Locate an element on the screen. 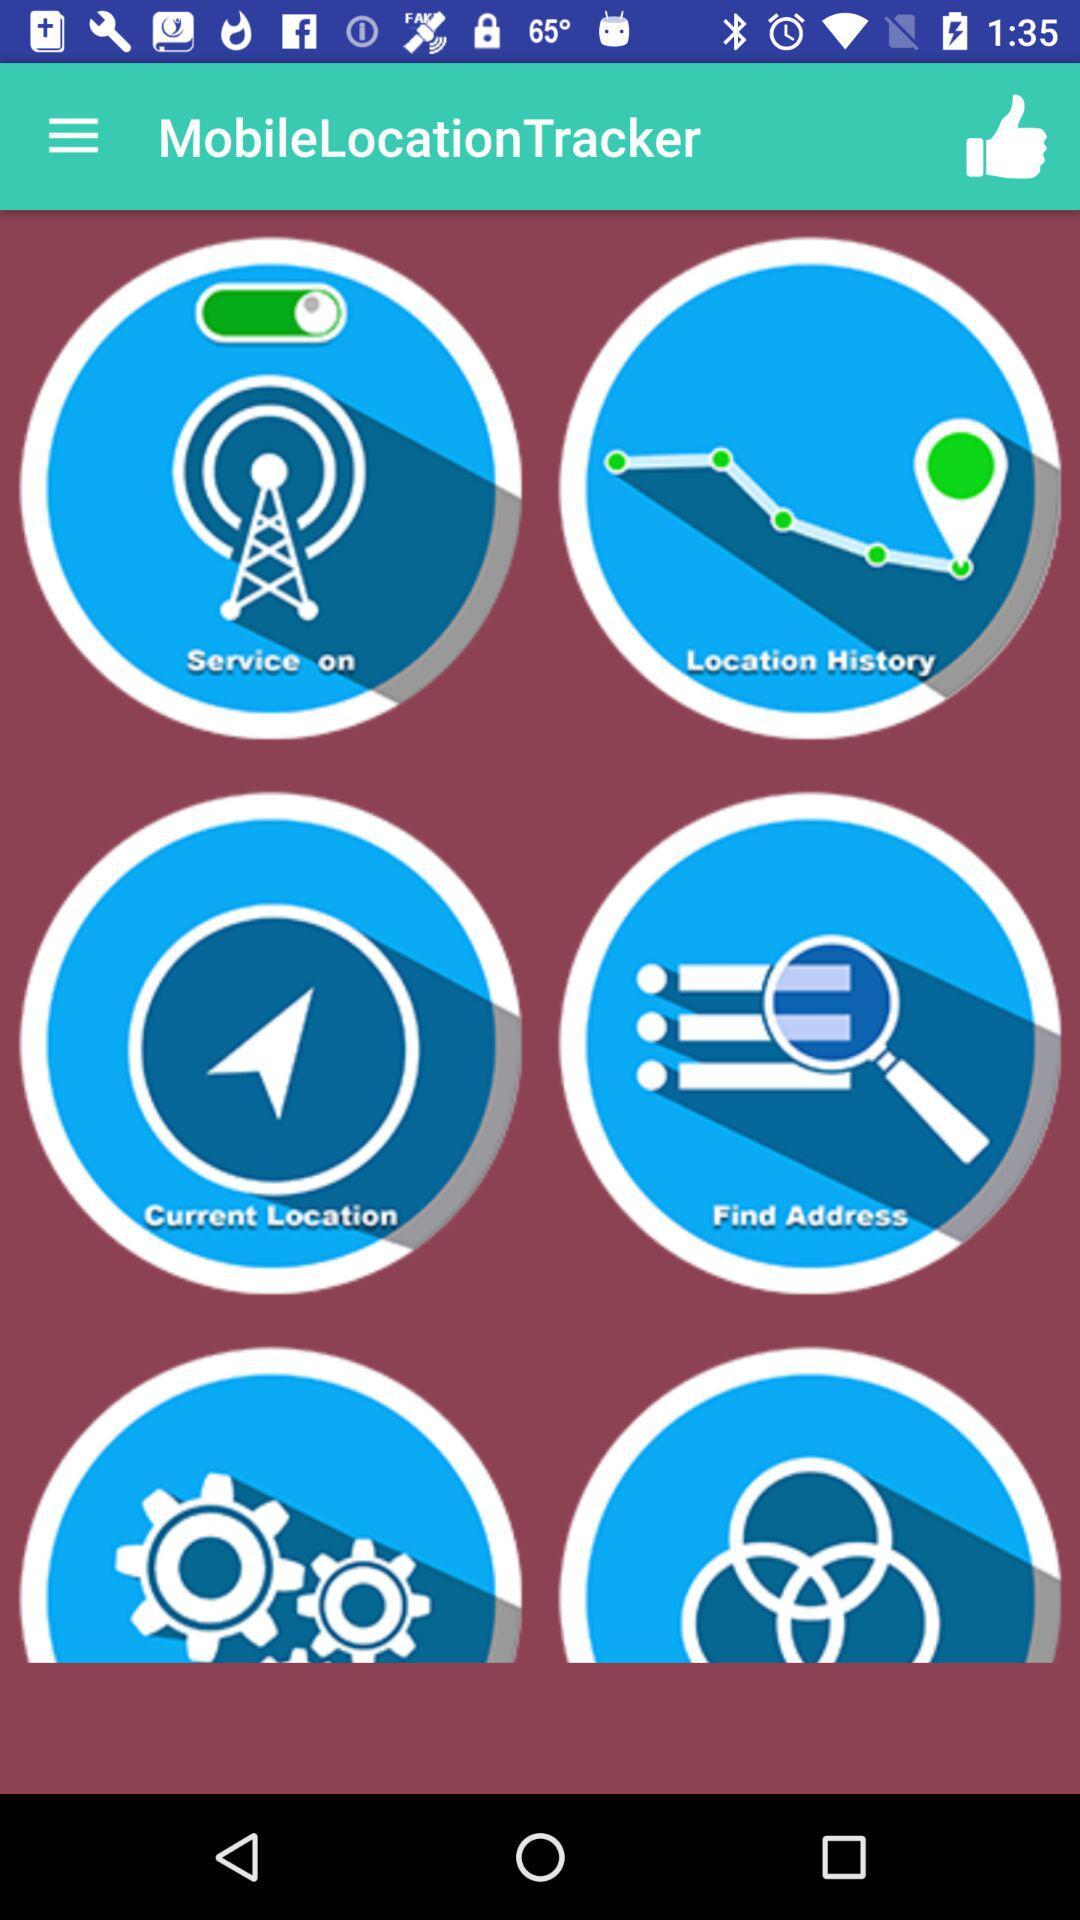  app next to mobilelocationtracker is located at coordinates (72, 135).